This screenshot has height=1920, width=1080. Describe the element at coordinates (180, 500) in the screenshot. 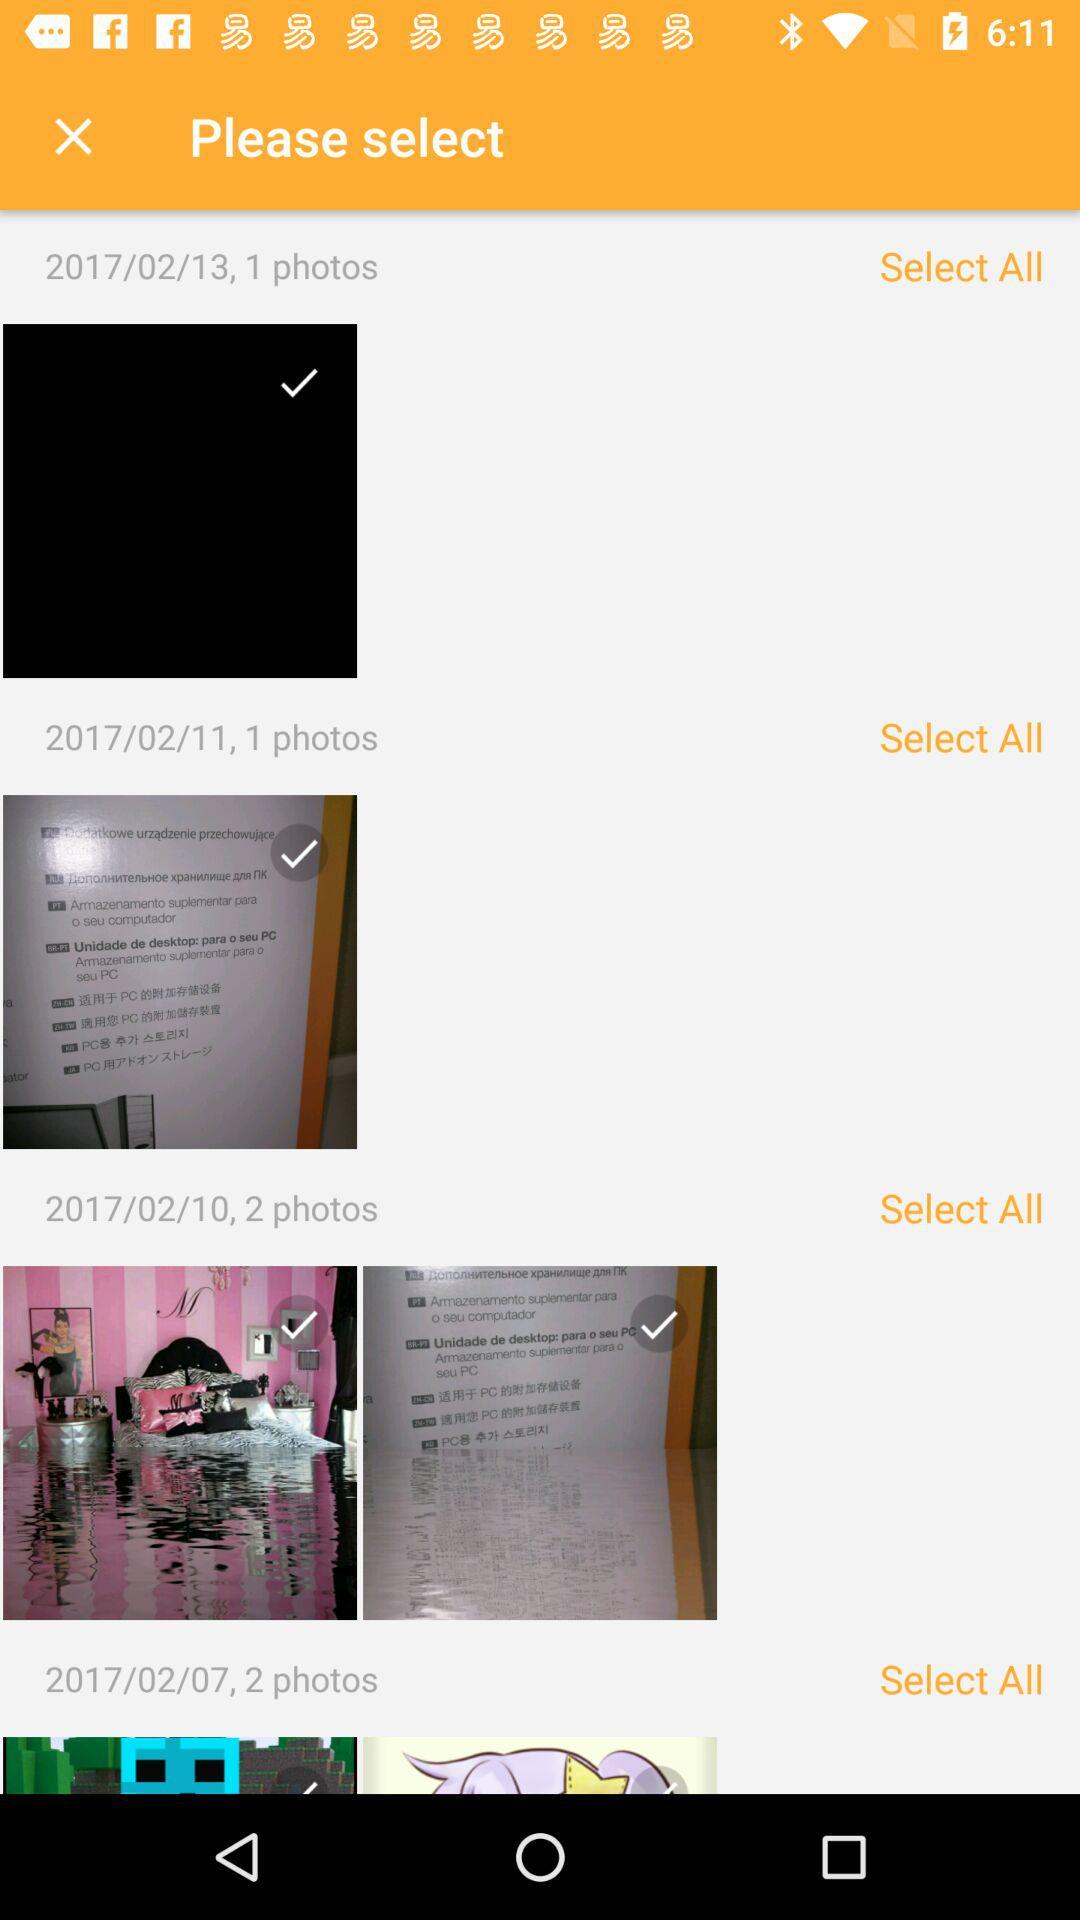

I see `open photo` at that location.